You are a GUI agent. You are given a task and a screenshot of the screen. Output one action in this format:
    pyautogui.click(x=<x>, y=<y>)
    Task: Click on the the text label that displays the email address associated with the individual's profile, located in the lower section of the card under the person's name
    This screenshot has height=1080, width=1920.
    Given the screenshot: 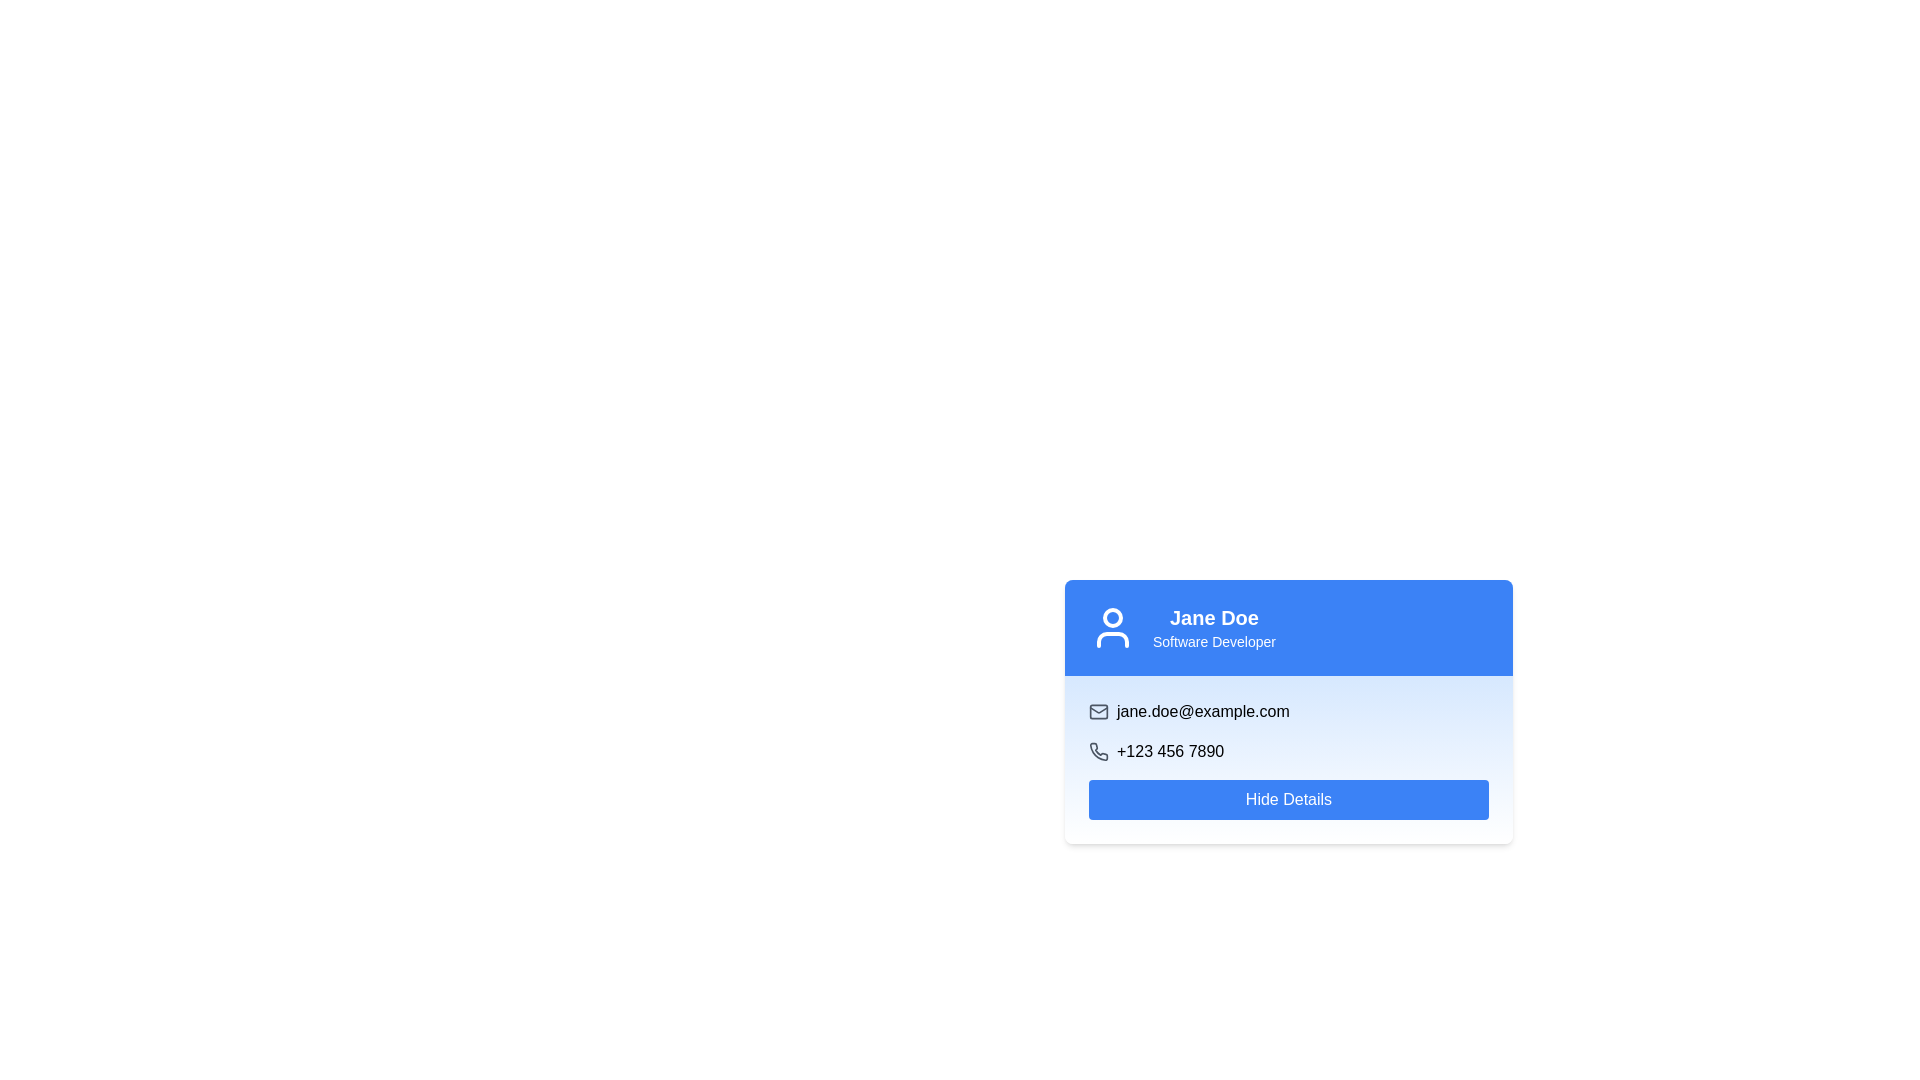 What is the action you would take?
    pyautogui.click(x=1202, y=711)
    